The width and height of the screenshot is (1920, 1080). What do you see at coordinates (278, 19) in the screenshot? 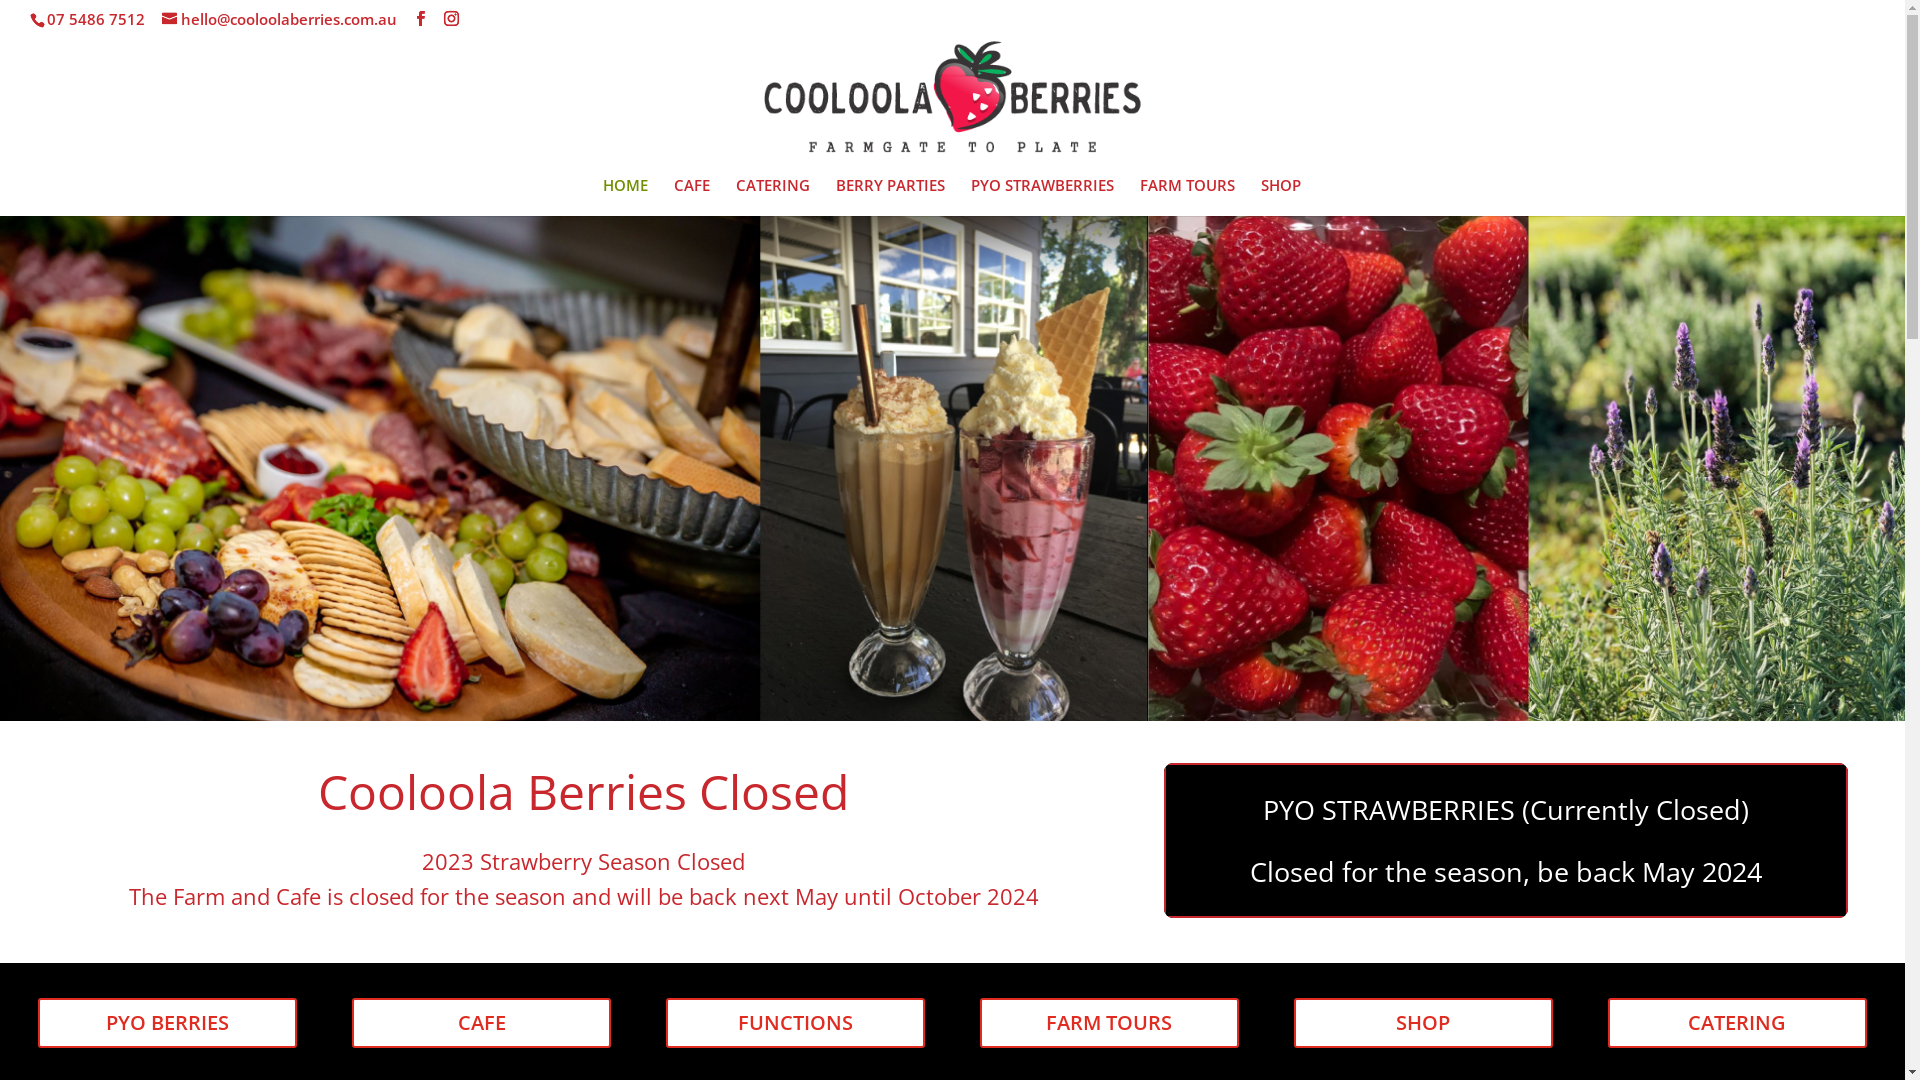
I see `'hello@cooloolaberries.com.au'` at bounding box center [278, 19].